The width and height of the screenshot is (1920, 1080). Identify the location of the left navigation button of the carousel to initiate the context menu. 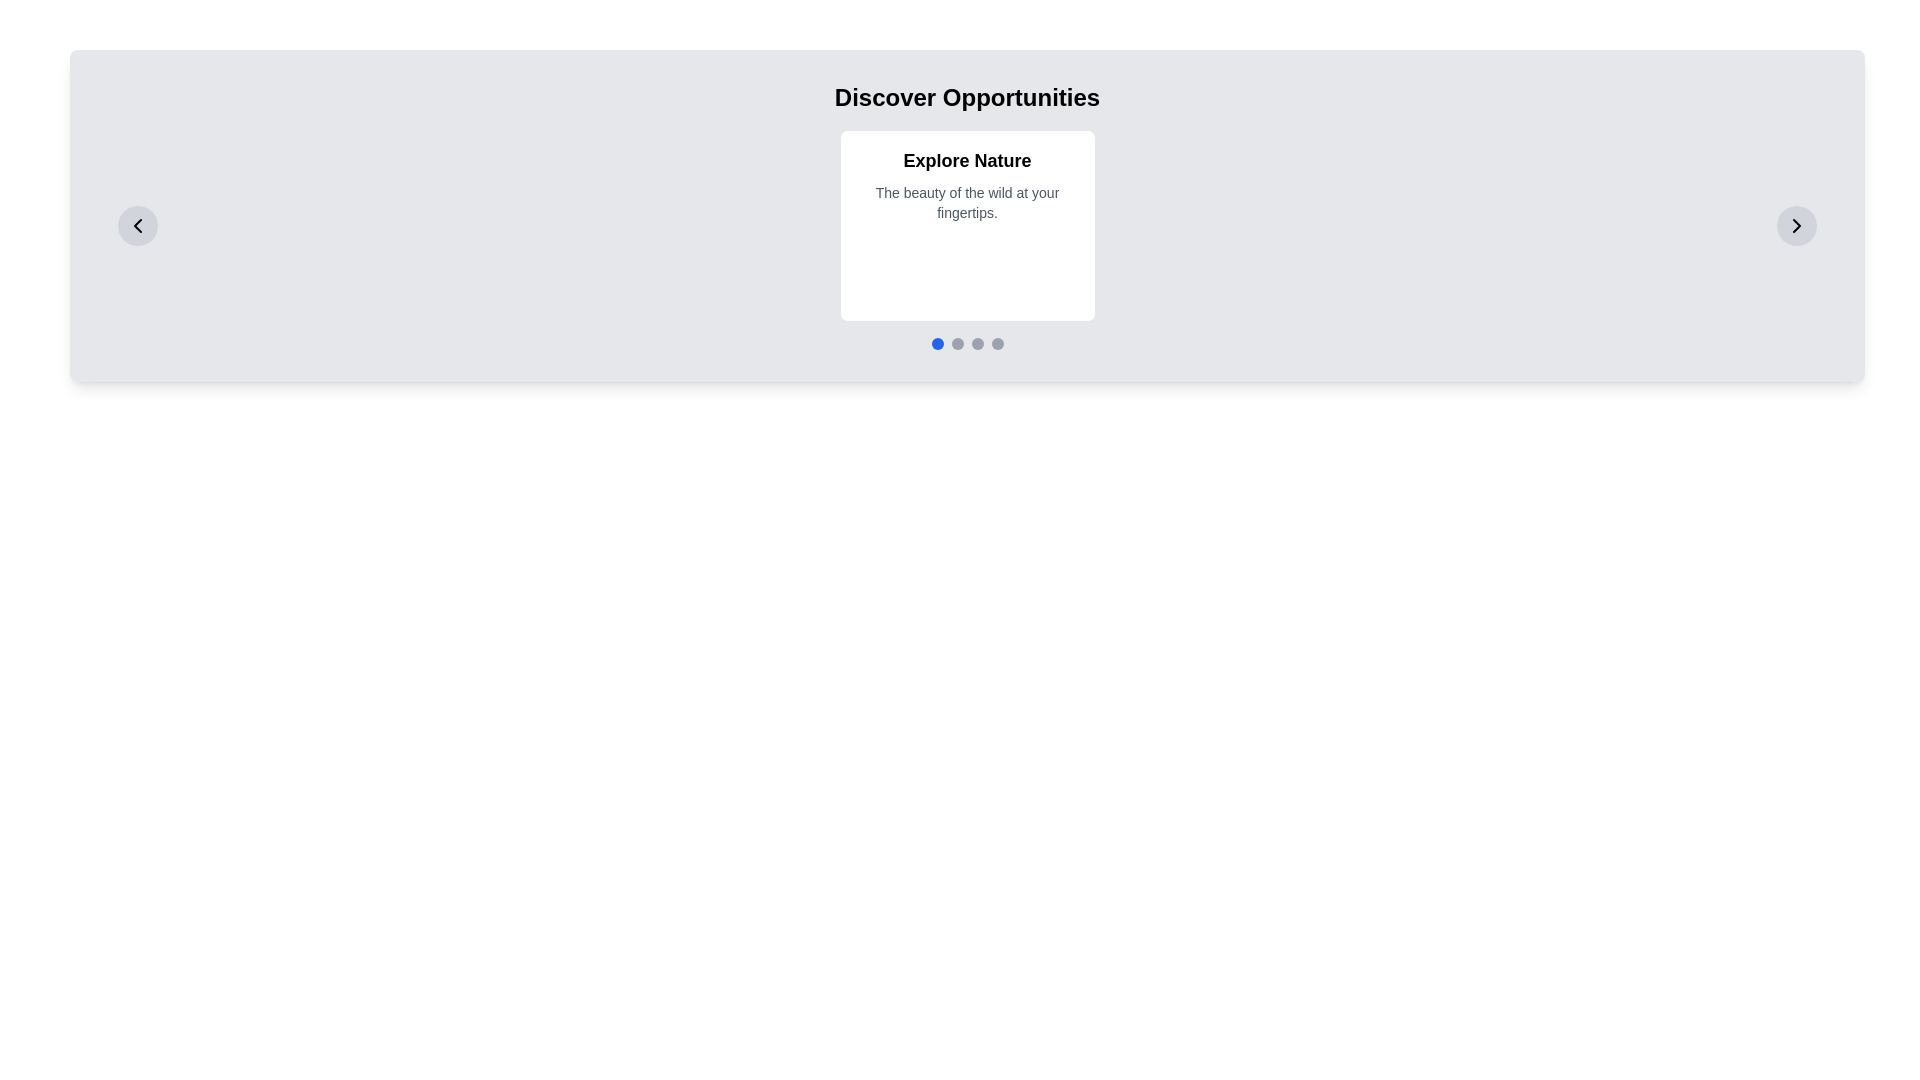
(137, 225).